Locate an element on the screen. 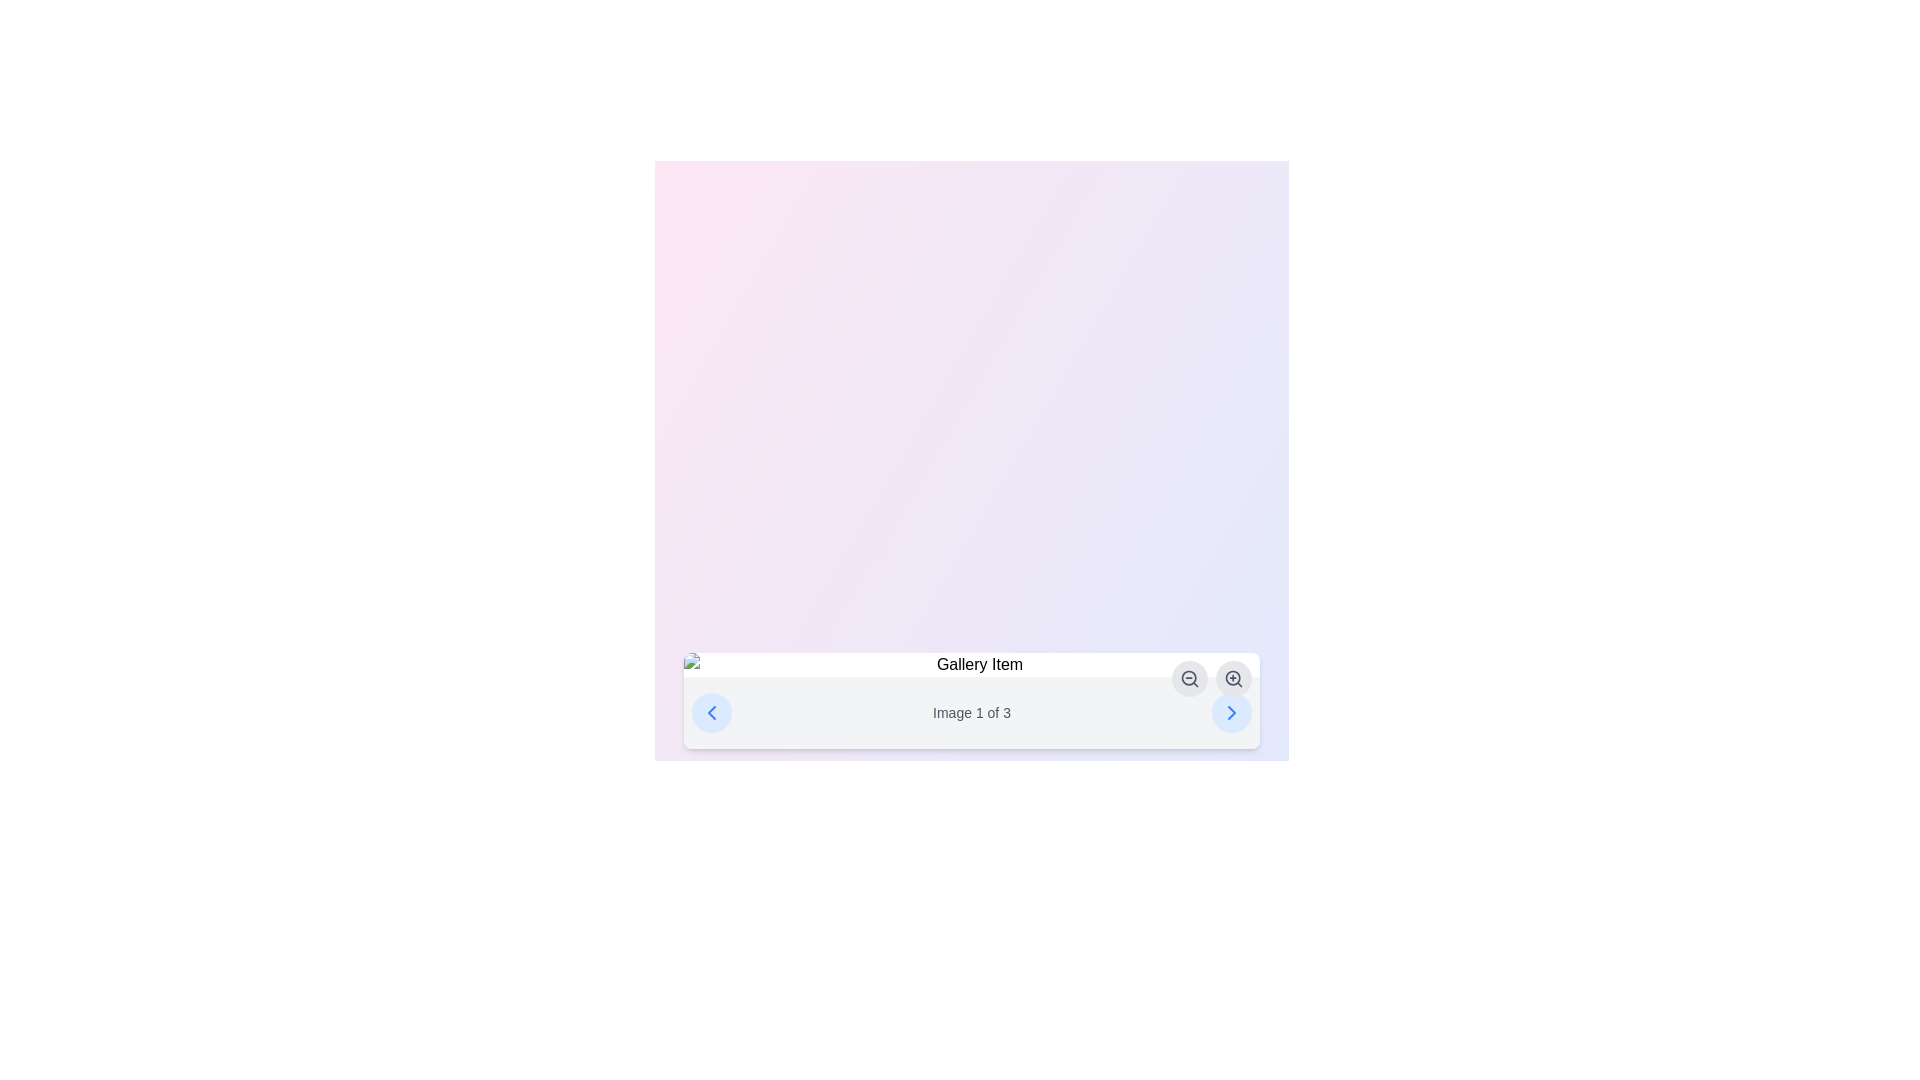 This screenshot has width=1920, height=1080. the Zoom-in action icon located within the circular button in the bottom-right section of the interface is located at coordinates (1232, 677).